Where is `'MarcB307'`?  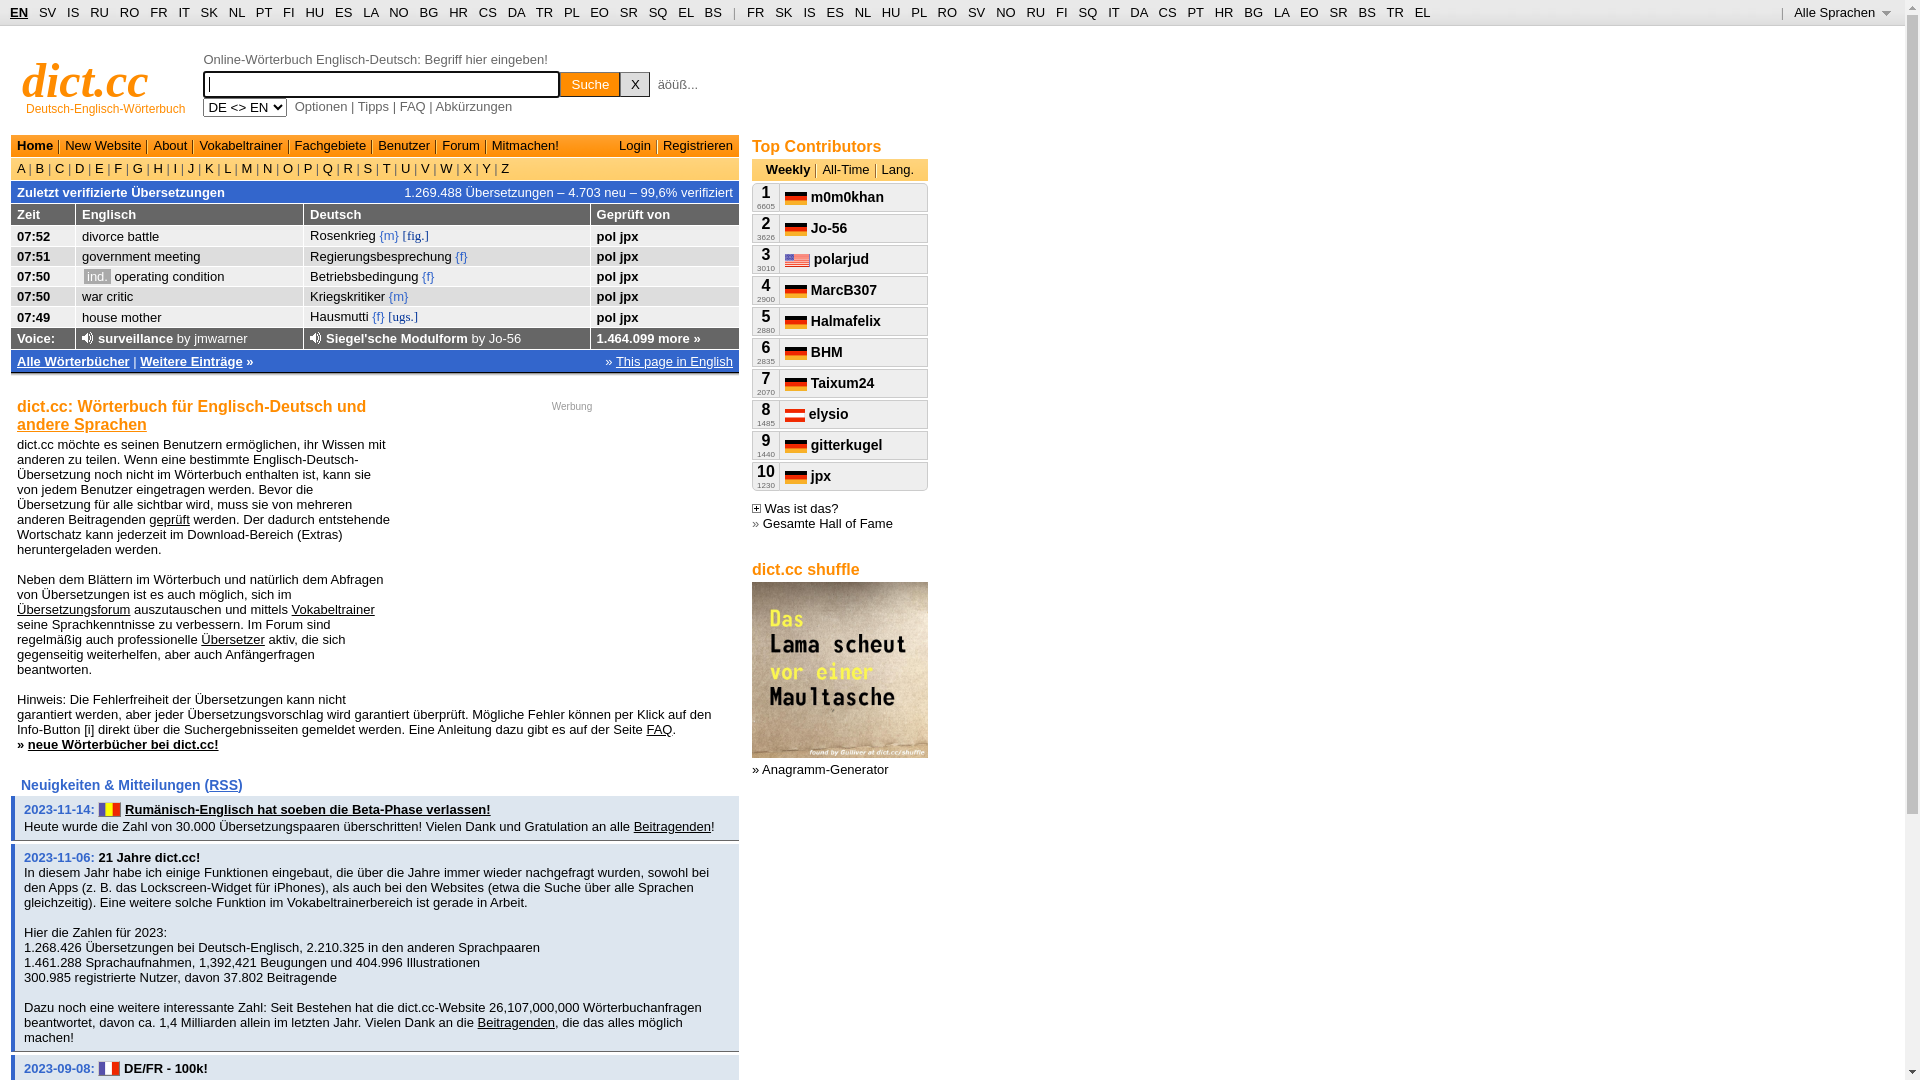
'MarcB307' is located at coordinates (830, 289).